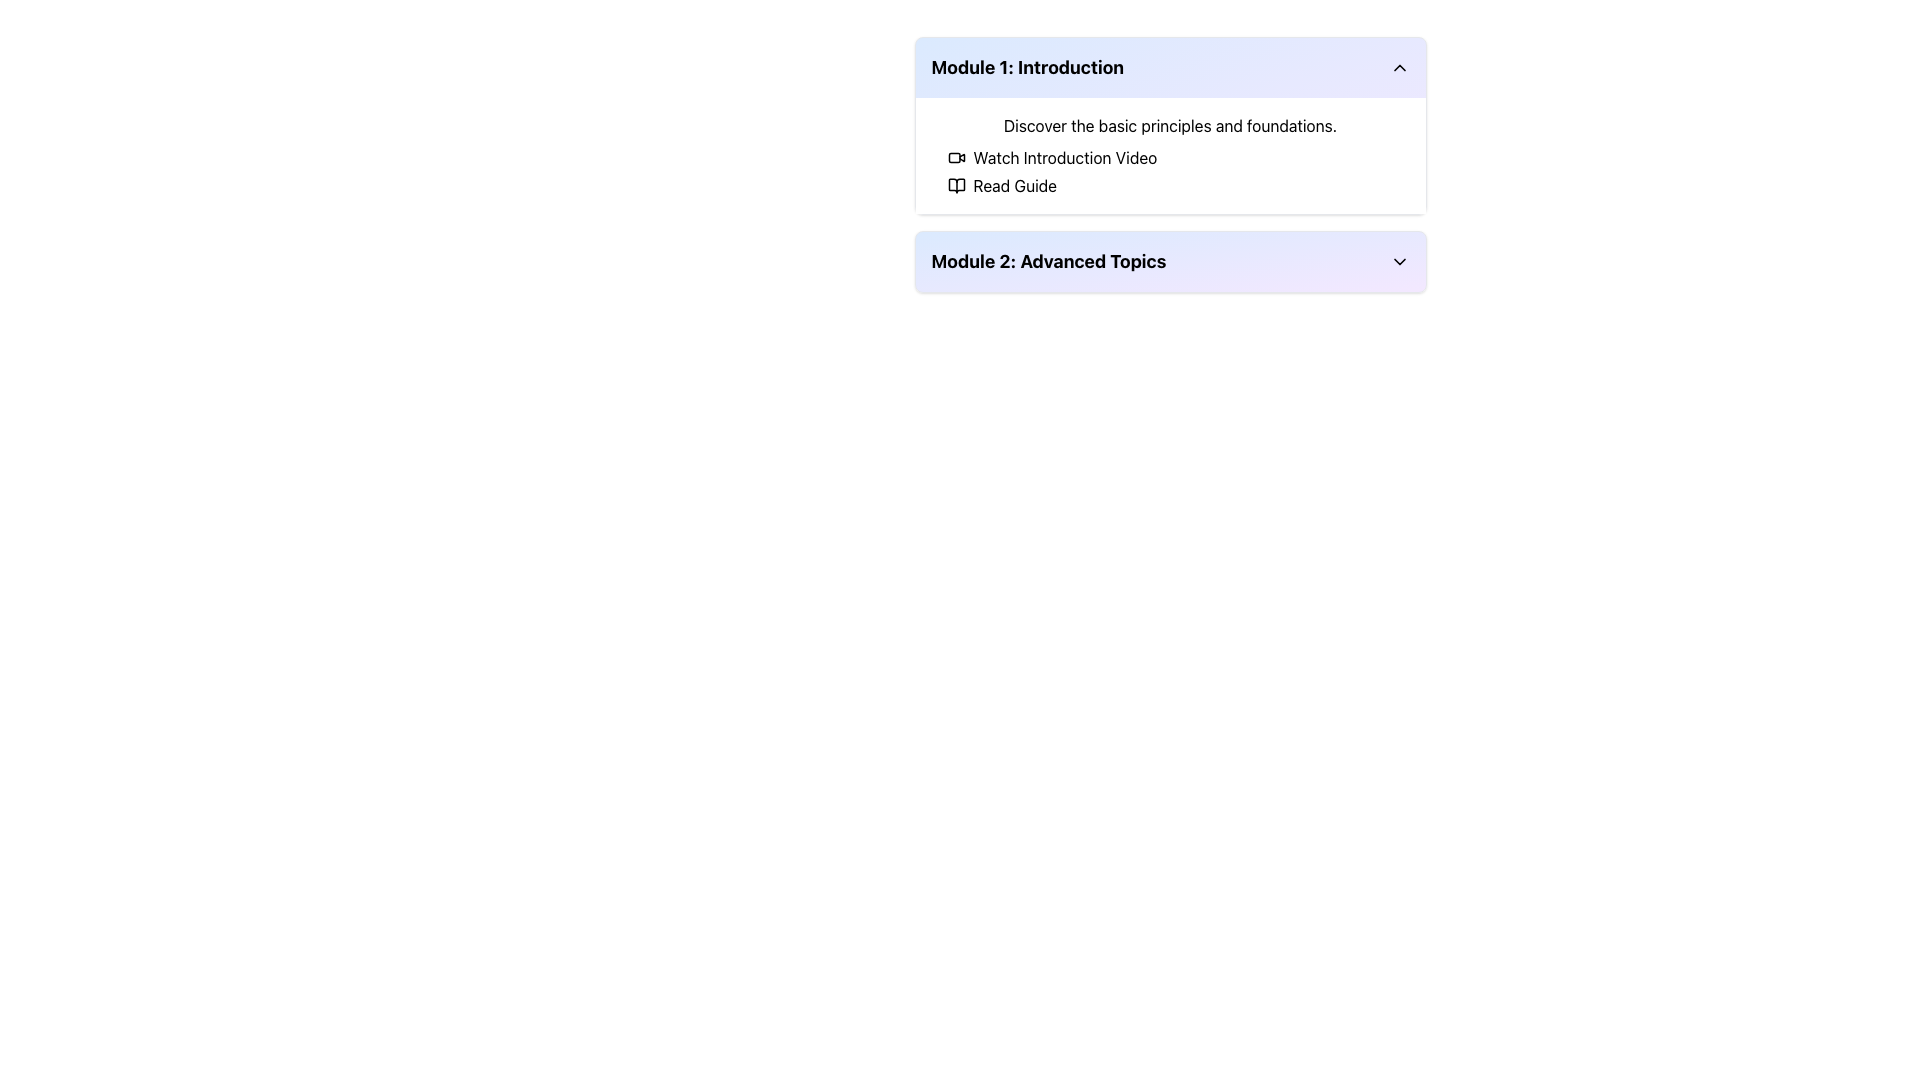  I want to click on the video icon located in 'Module 1: Introduction', which is part of the text 'Watch Introduction Video' and is the leftmost component, so click(955, 157).